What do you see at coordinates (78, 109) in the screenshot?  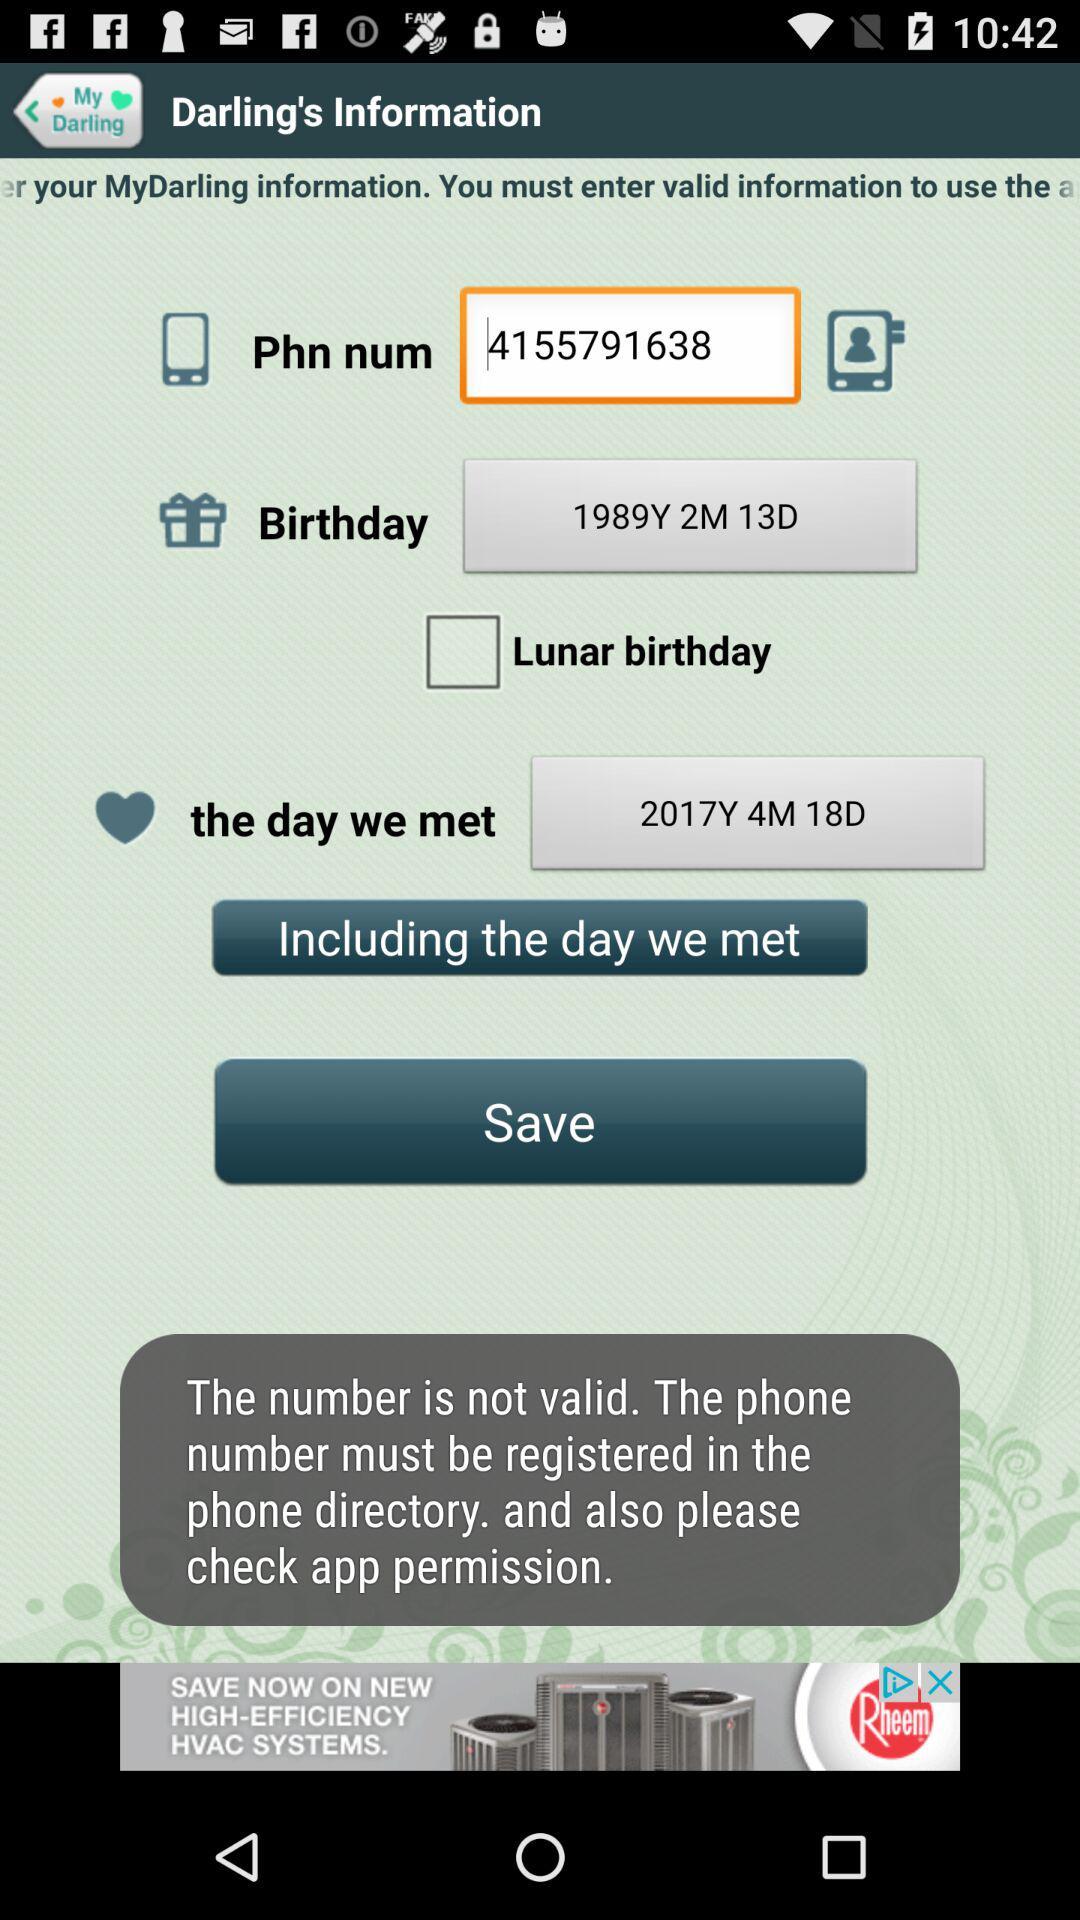 I see `go back` at bounding box center [78, 109].